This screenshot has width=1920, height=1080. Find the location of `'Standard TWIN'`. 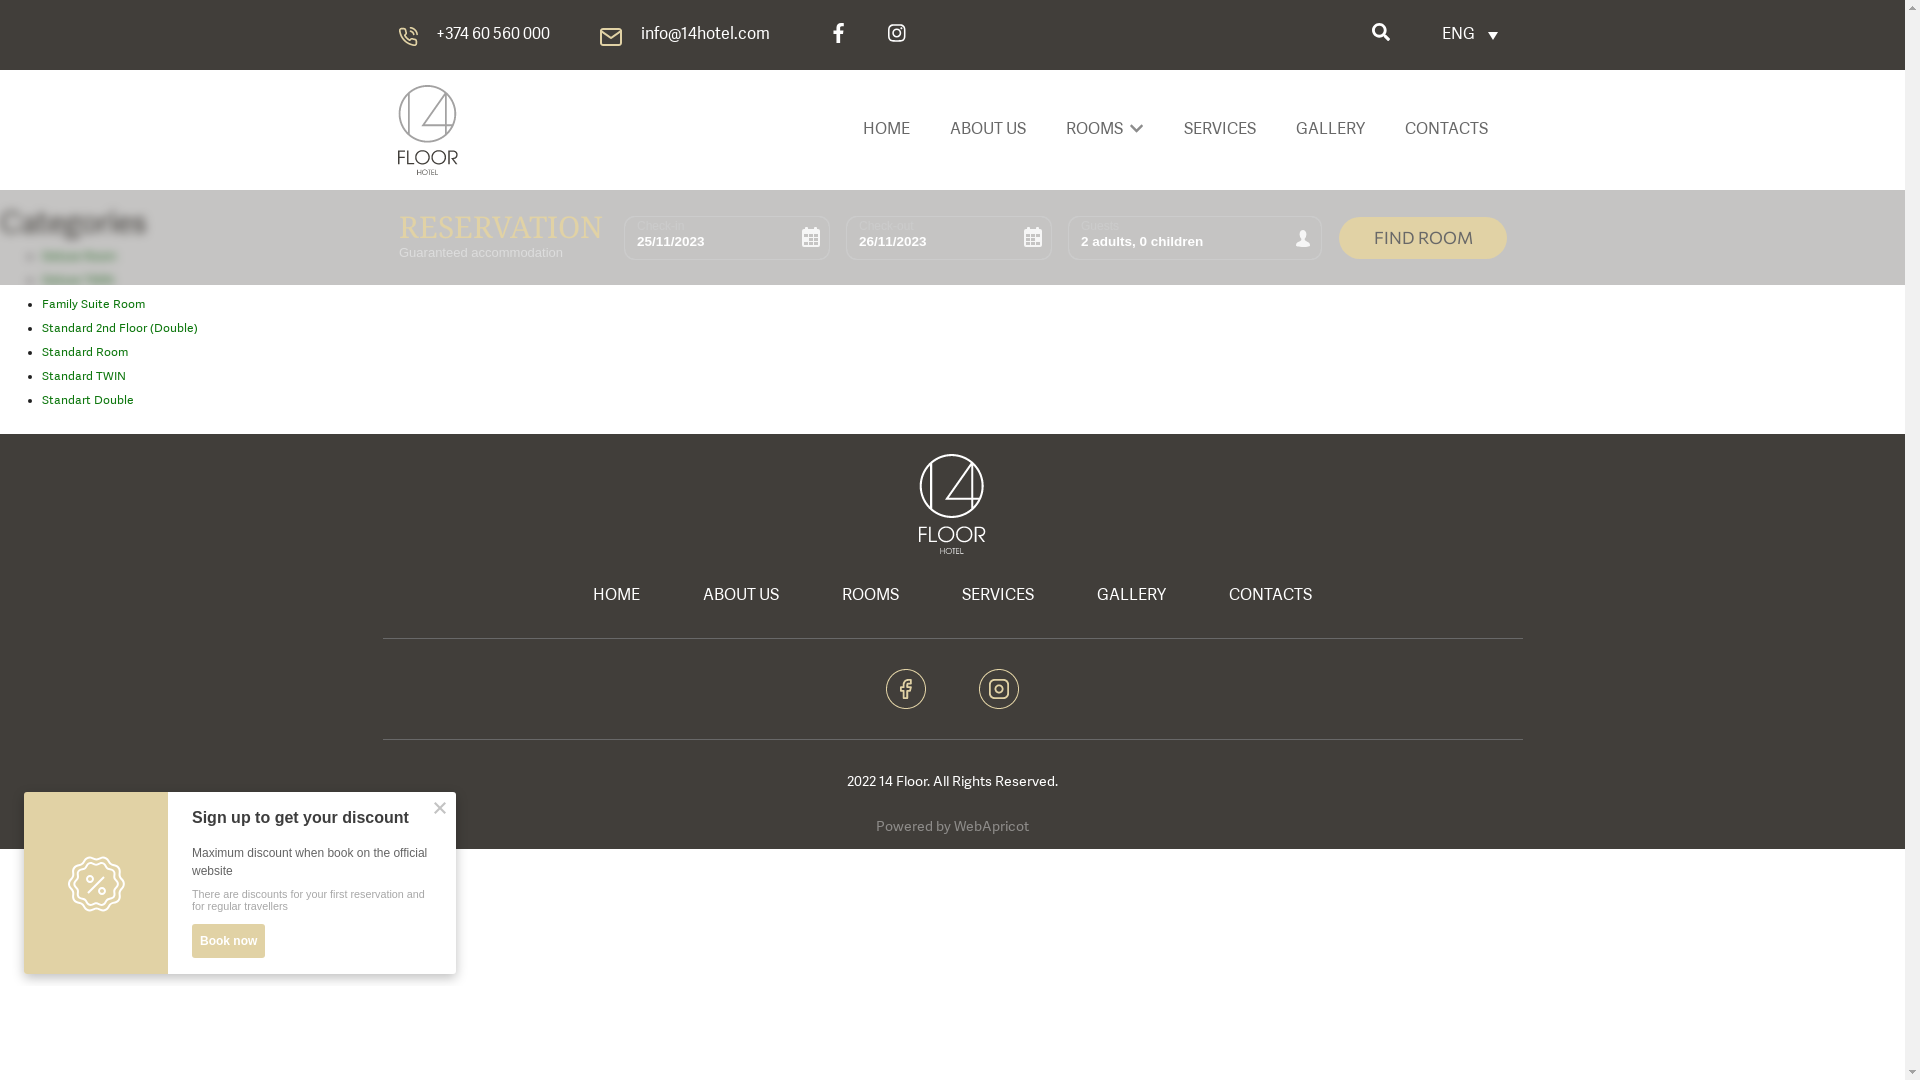

'Standard TWIN' is located at coordinates (82, 377).